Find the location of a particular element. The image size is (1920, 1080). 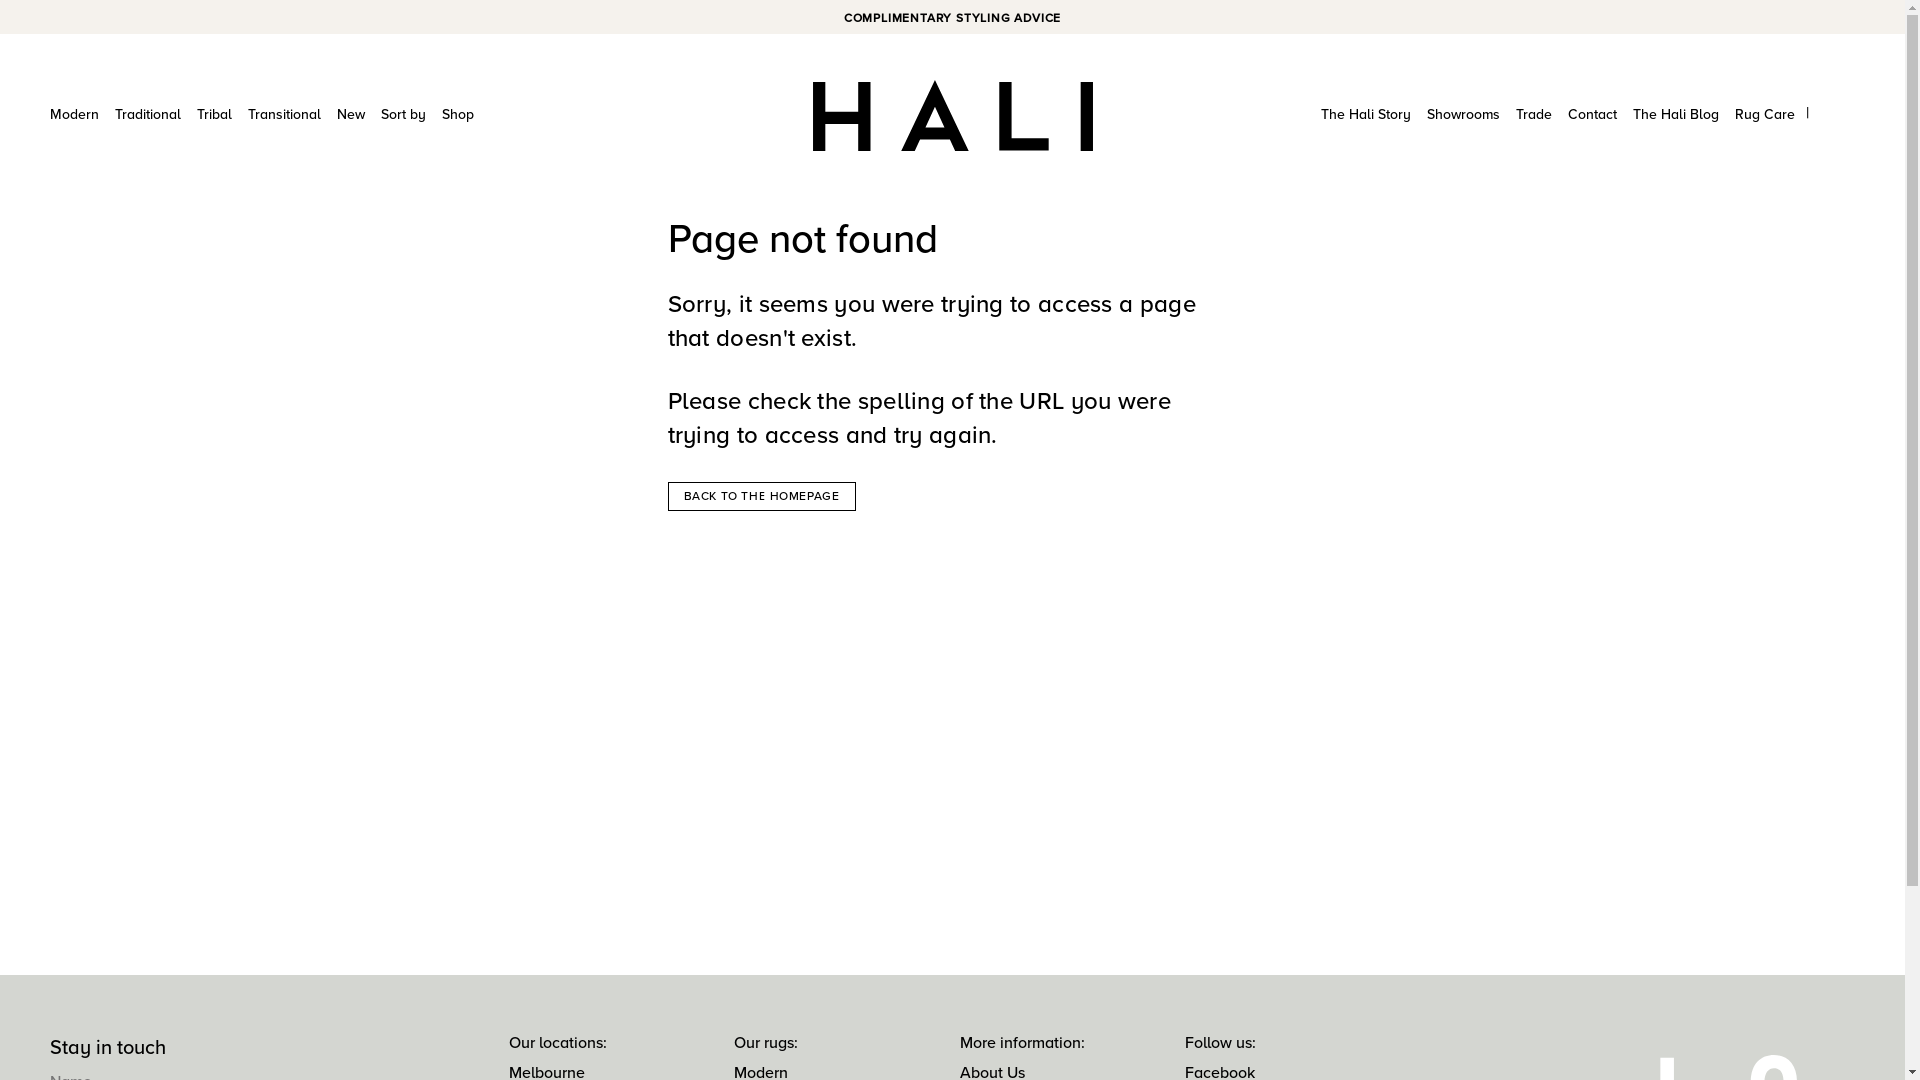

'COMPLIMENTARY STYLING ADVICE' is located at coordinates (951, 18).